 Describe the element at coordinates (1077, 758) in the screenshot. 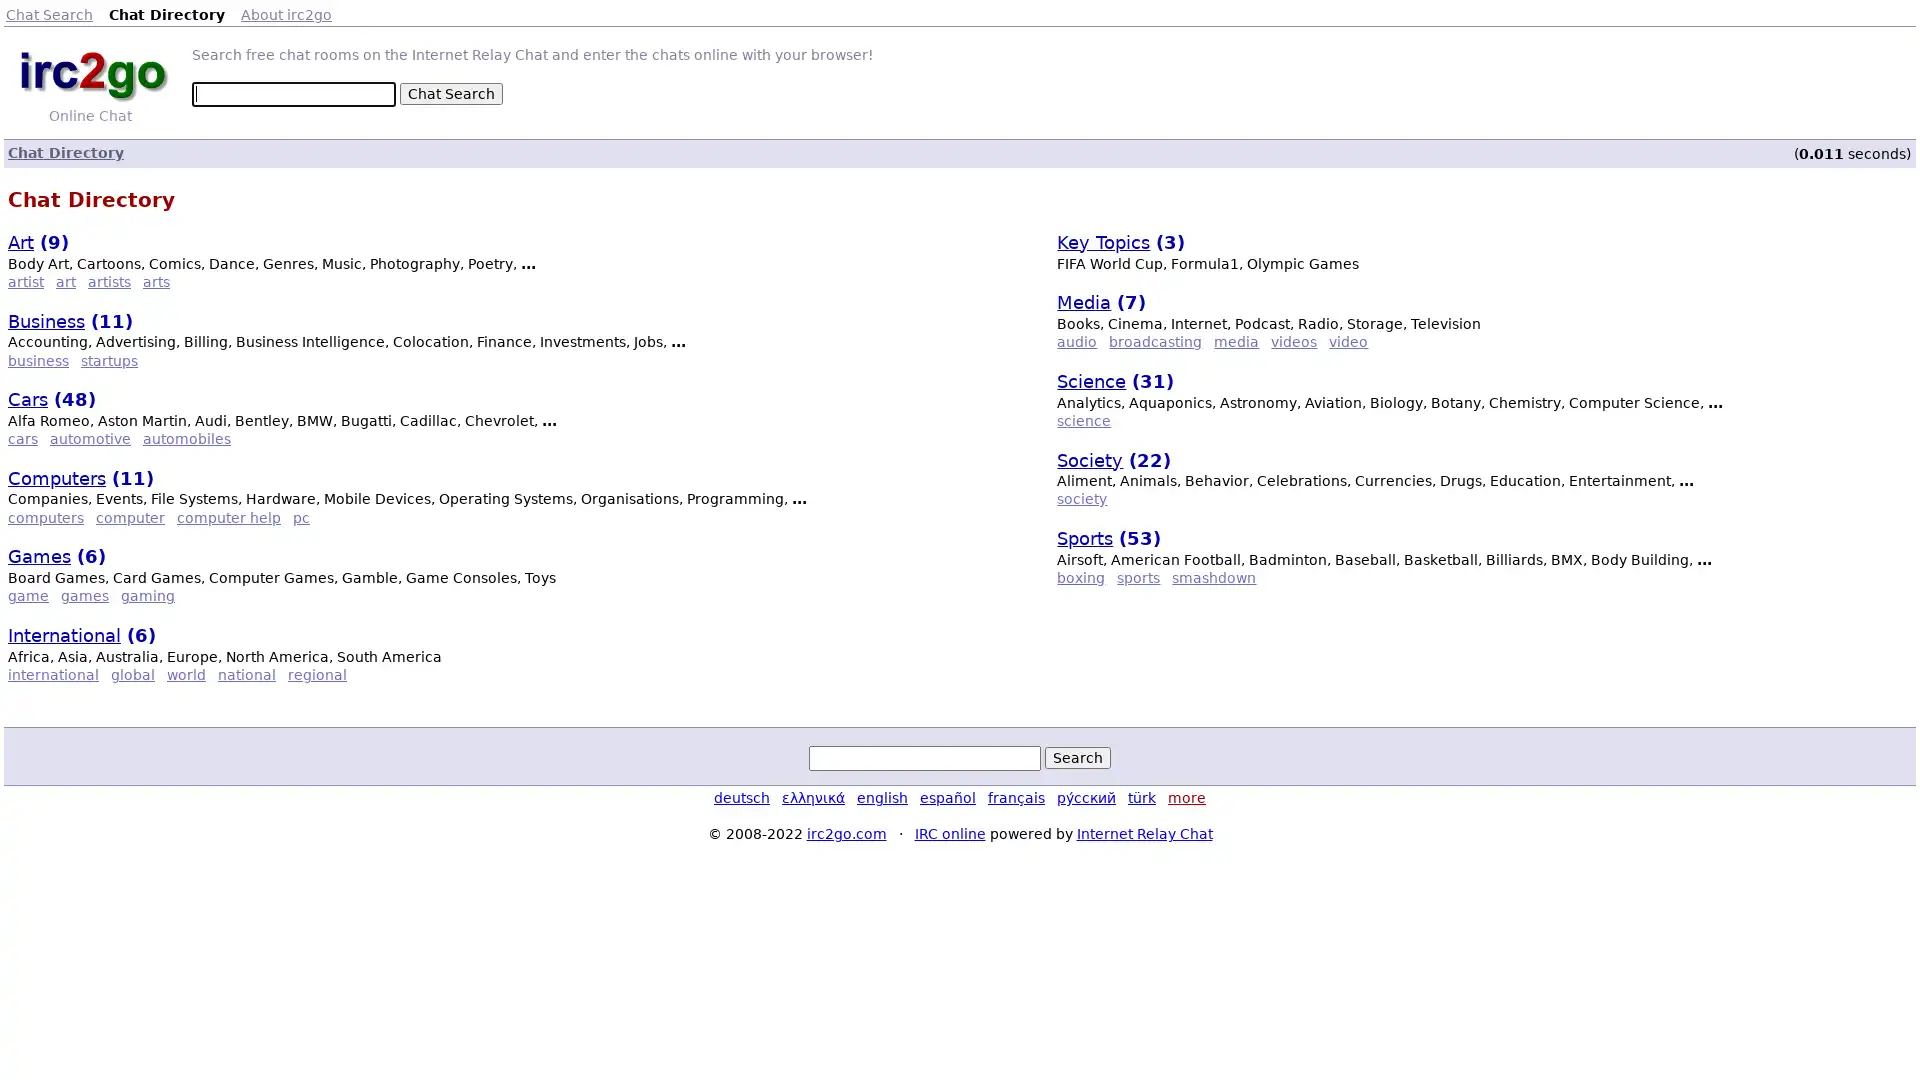

I see `Search` at that location.